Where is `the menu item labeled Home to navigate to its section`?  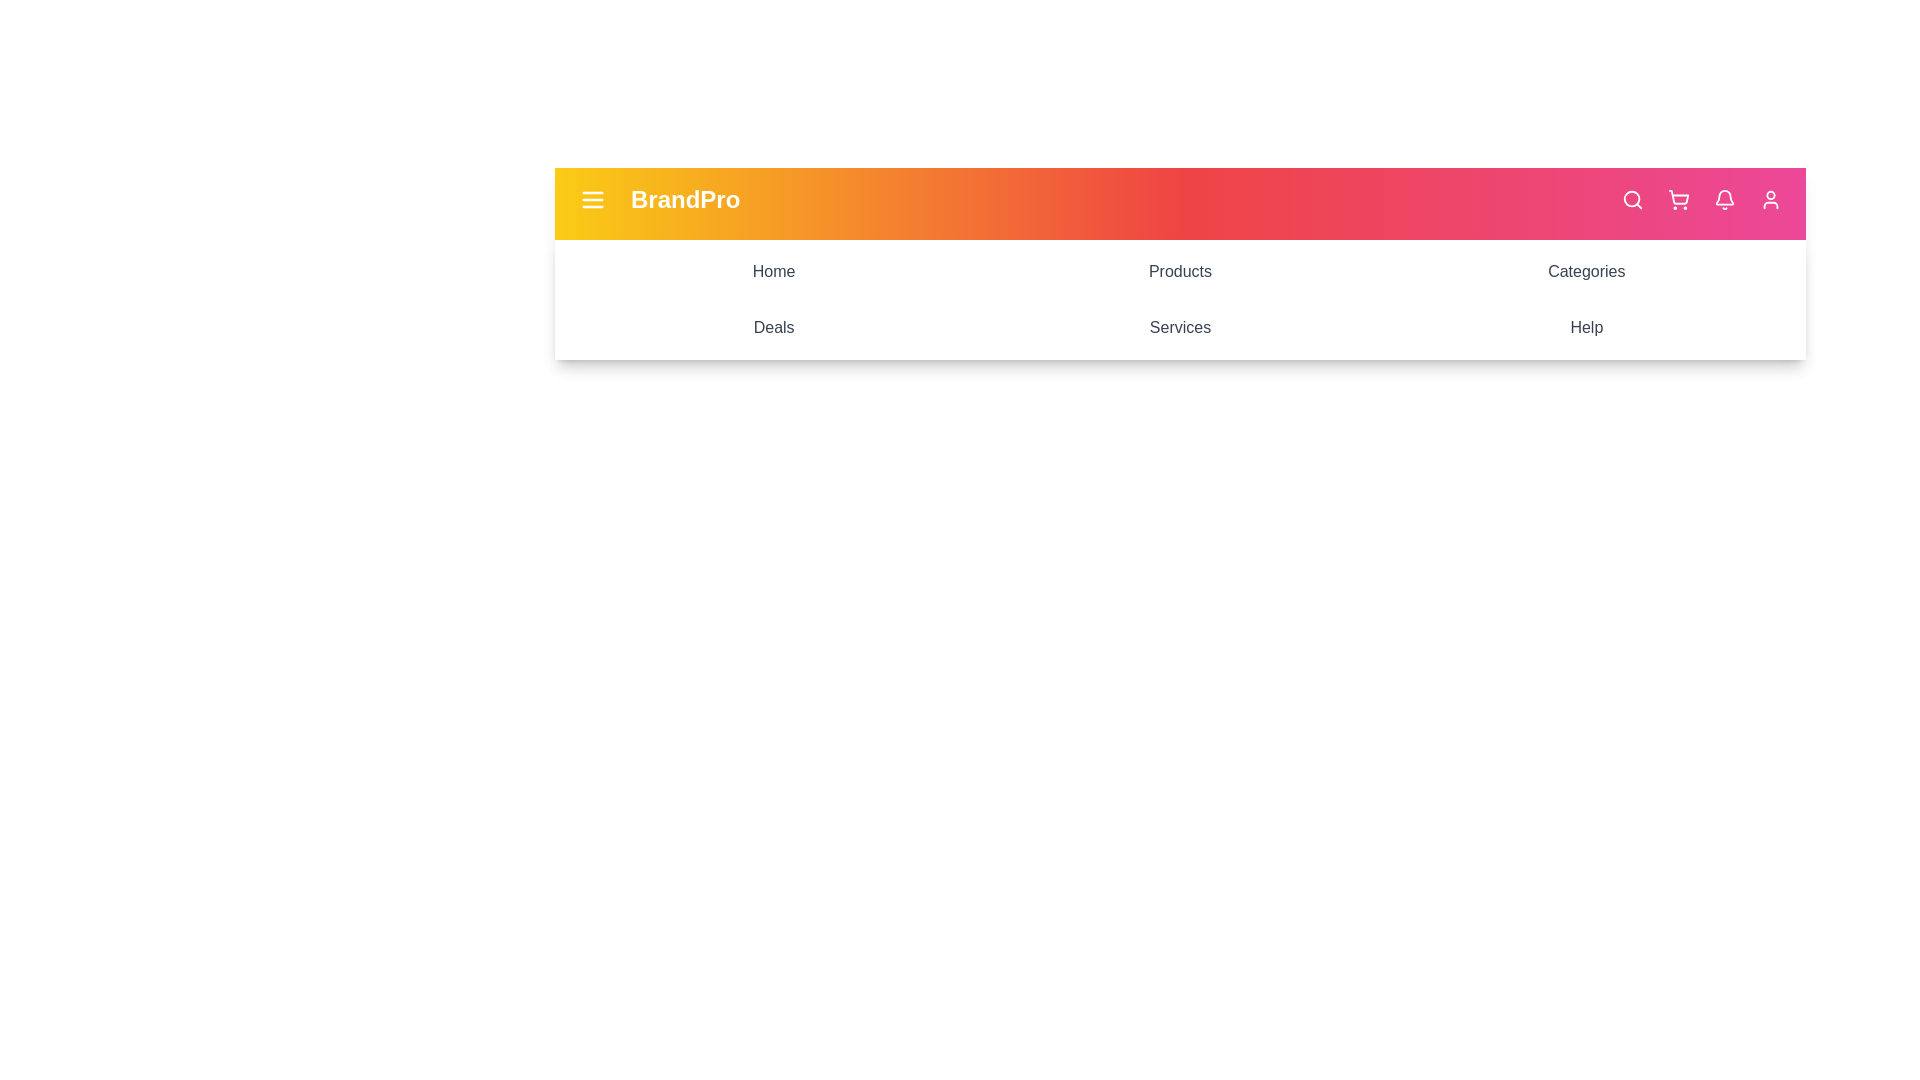 the menu item labeled Home to navigate to its section is located at coordinates (772, 272).